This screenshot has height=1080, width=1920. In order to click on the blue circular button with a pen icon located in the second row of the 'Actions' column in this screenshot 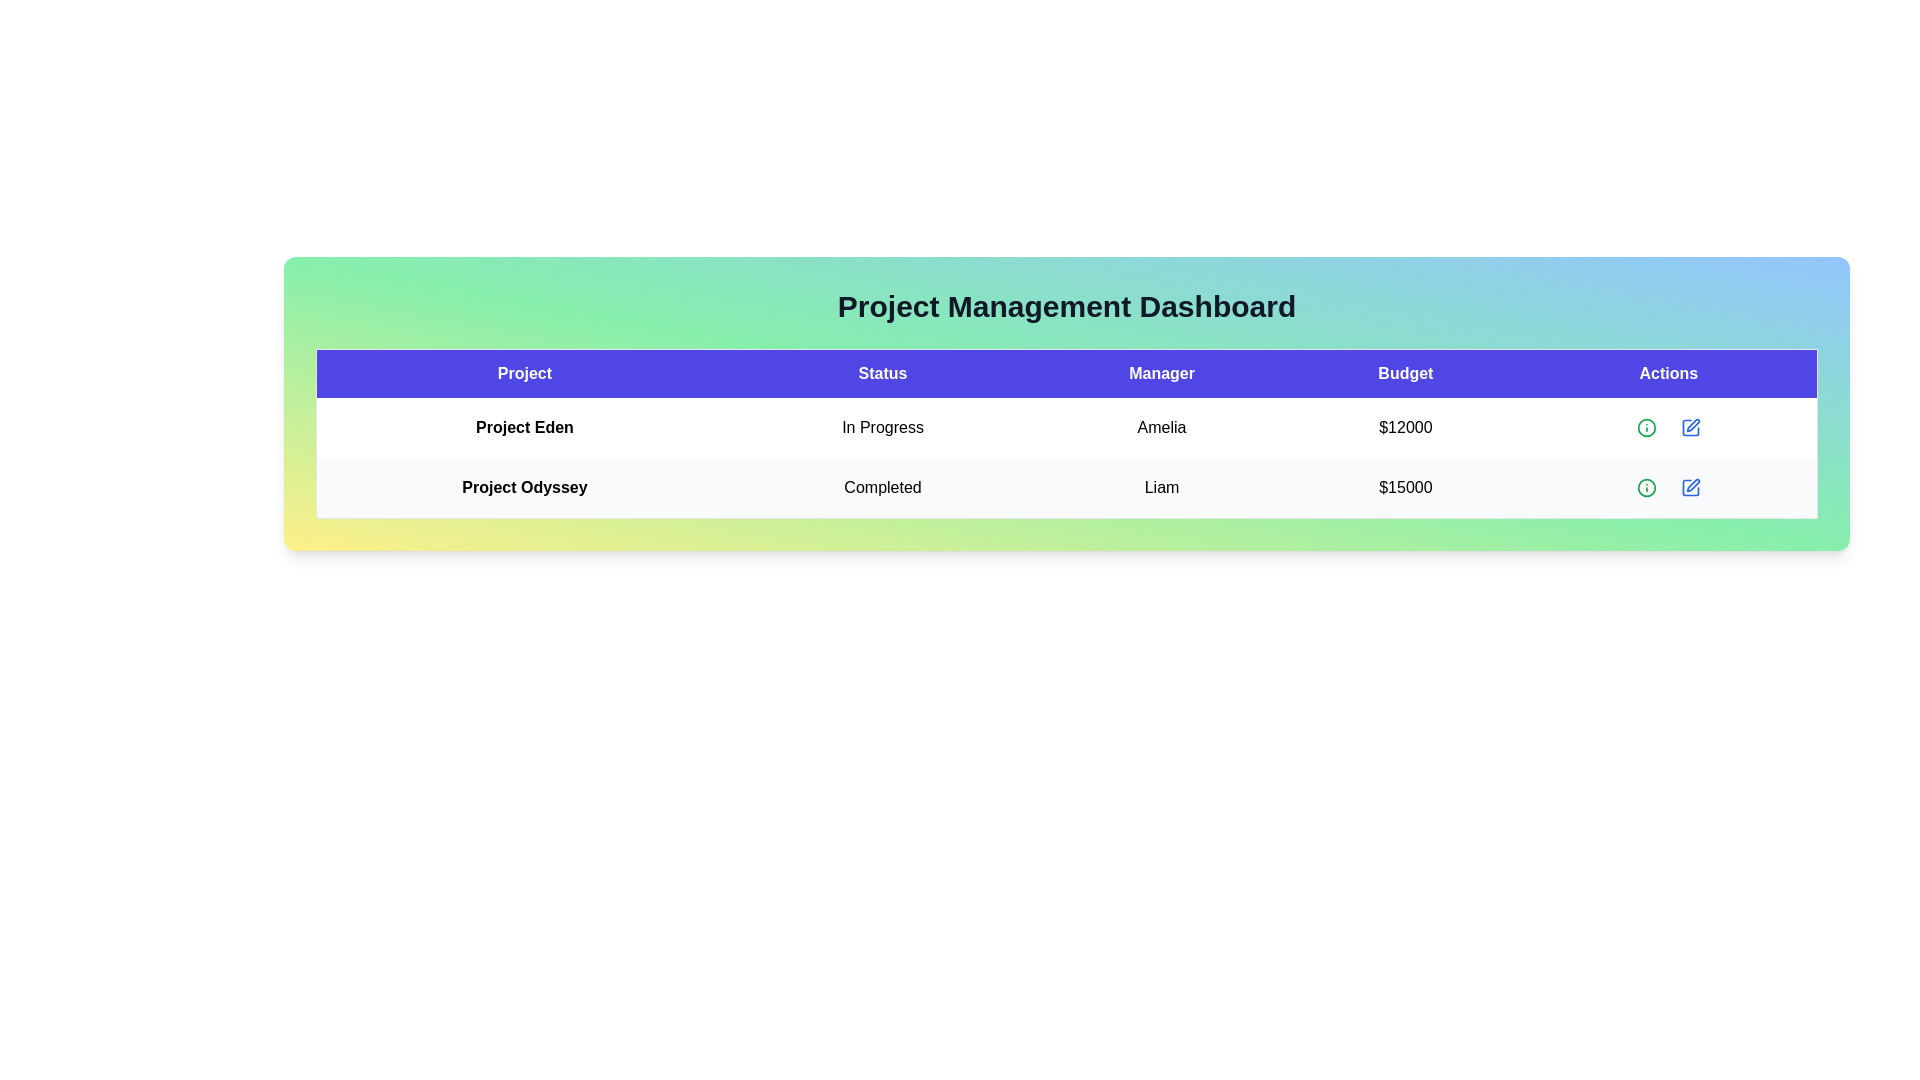, I will do `click(1689, 488)`.